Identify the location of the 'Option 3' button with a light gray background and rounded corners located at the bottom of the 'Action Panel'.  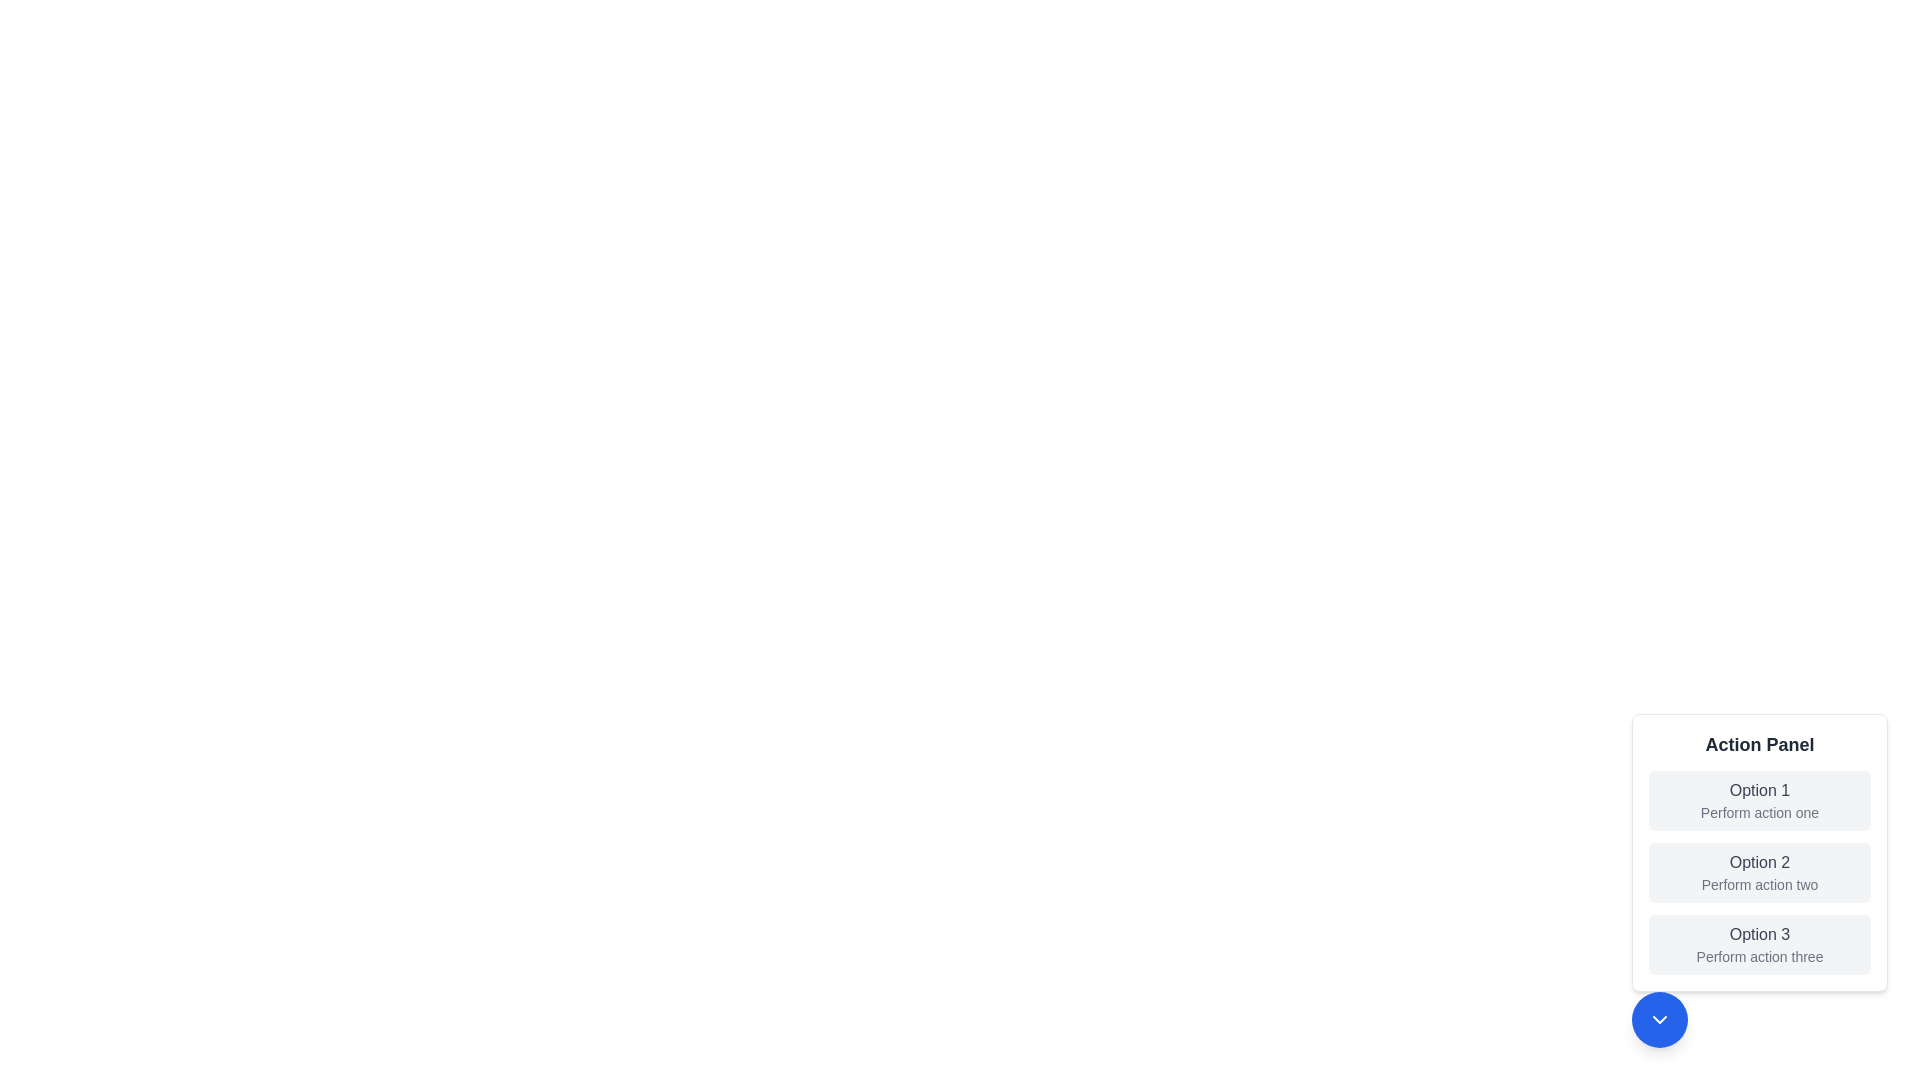
(1760, 945).